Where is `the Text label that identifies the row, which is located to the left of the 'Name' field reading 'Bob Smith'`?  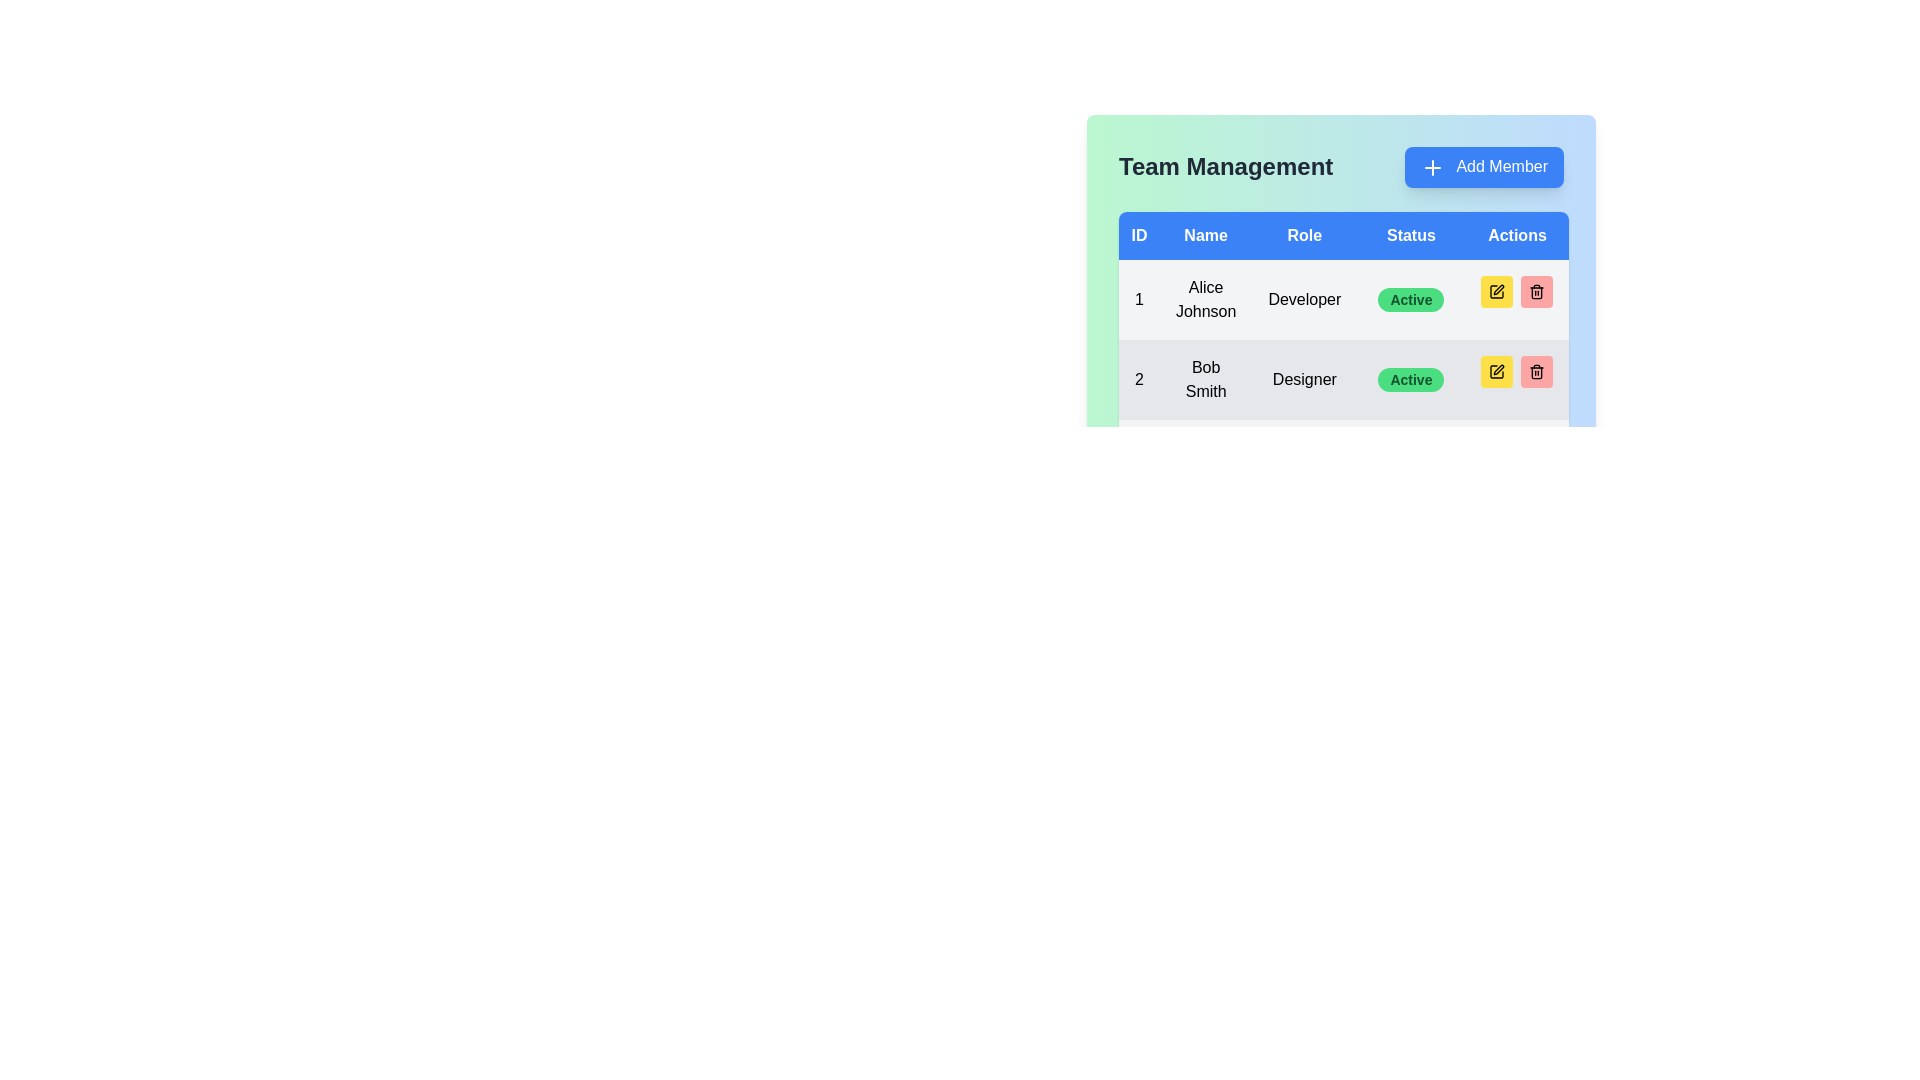 the Text label that identifies the row, which is located to the left of the 'Name' field reading 'Bob Smith' is located at coordinates (1139, 379).